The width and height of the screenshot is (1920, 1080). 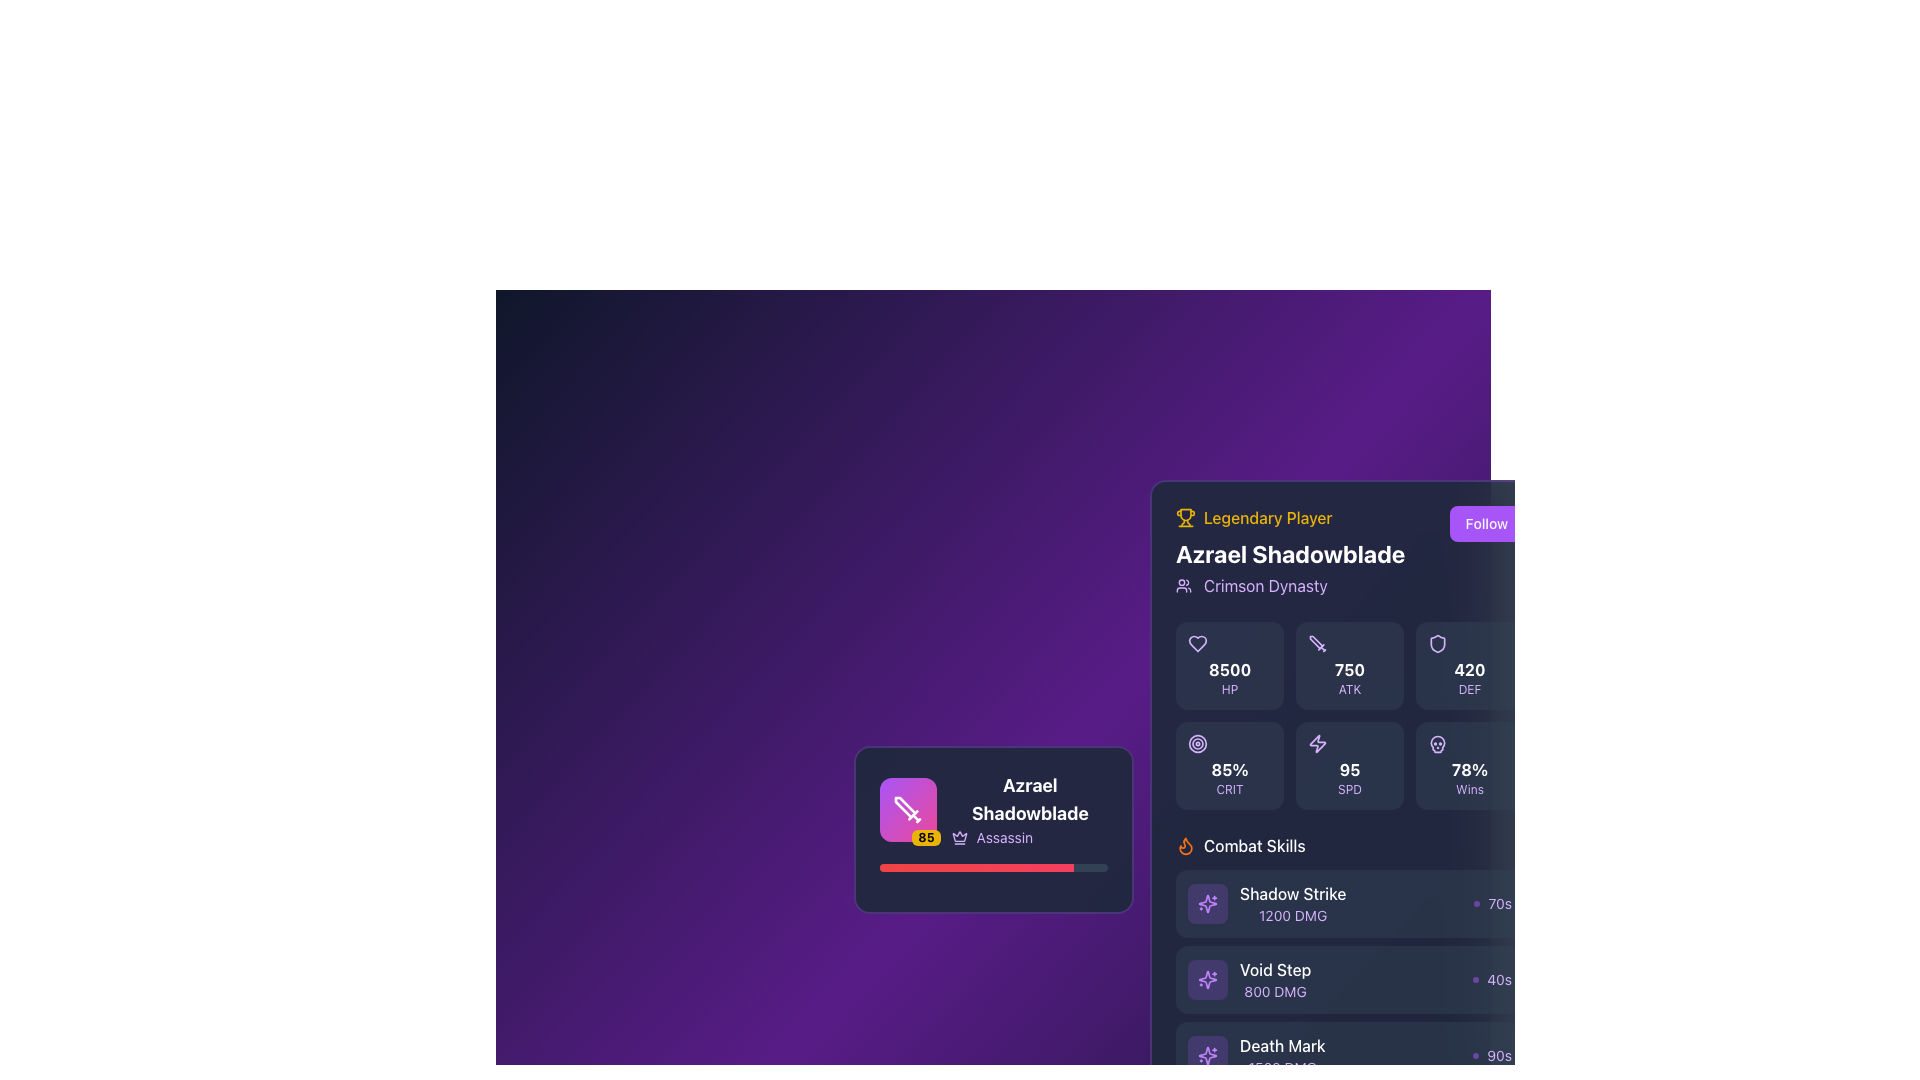 What do you see at coordinates (1315, 642) in the screenshot?
I see `the SVG graphic icon resembling a sword located in the second grid cell representing 'ATK' next to the numeric value '750'` at bounding box center [1315, 642].